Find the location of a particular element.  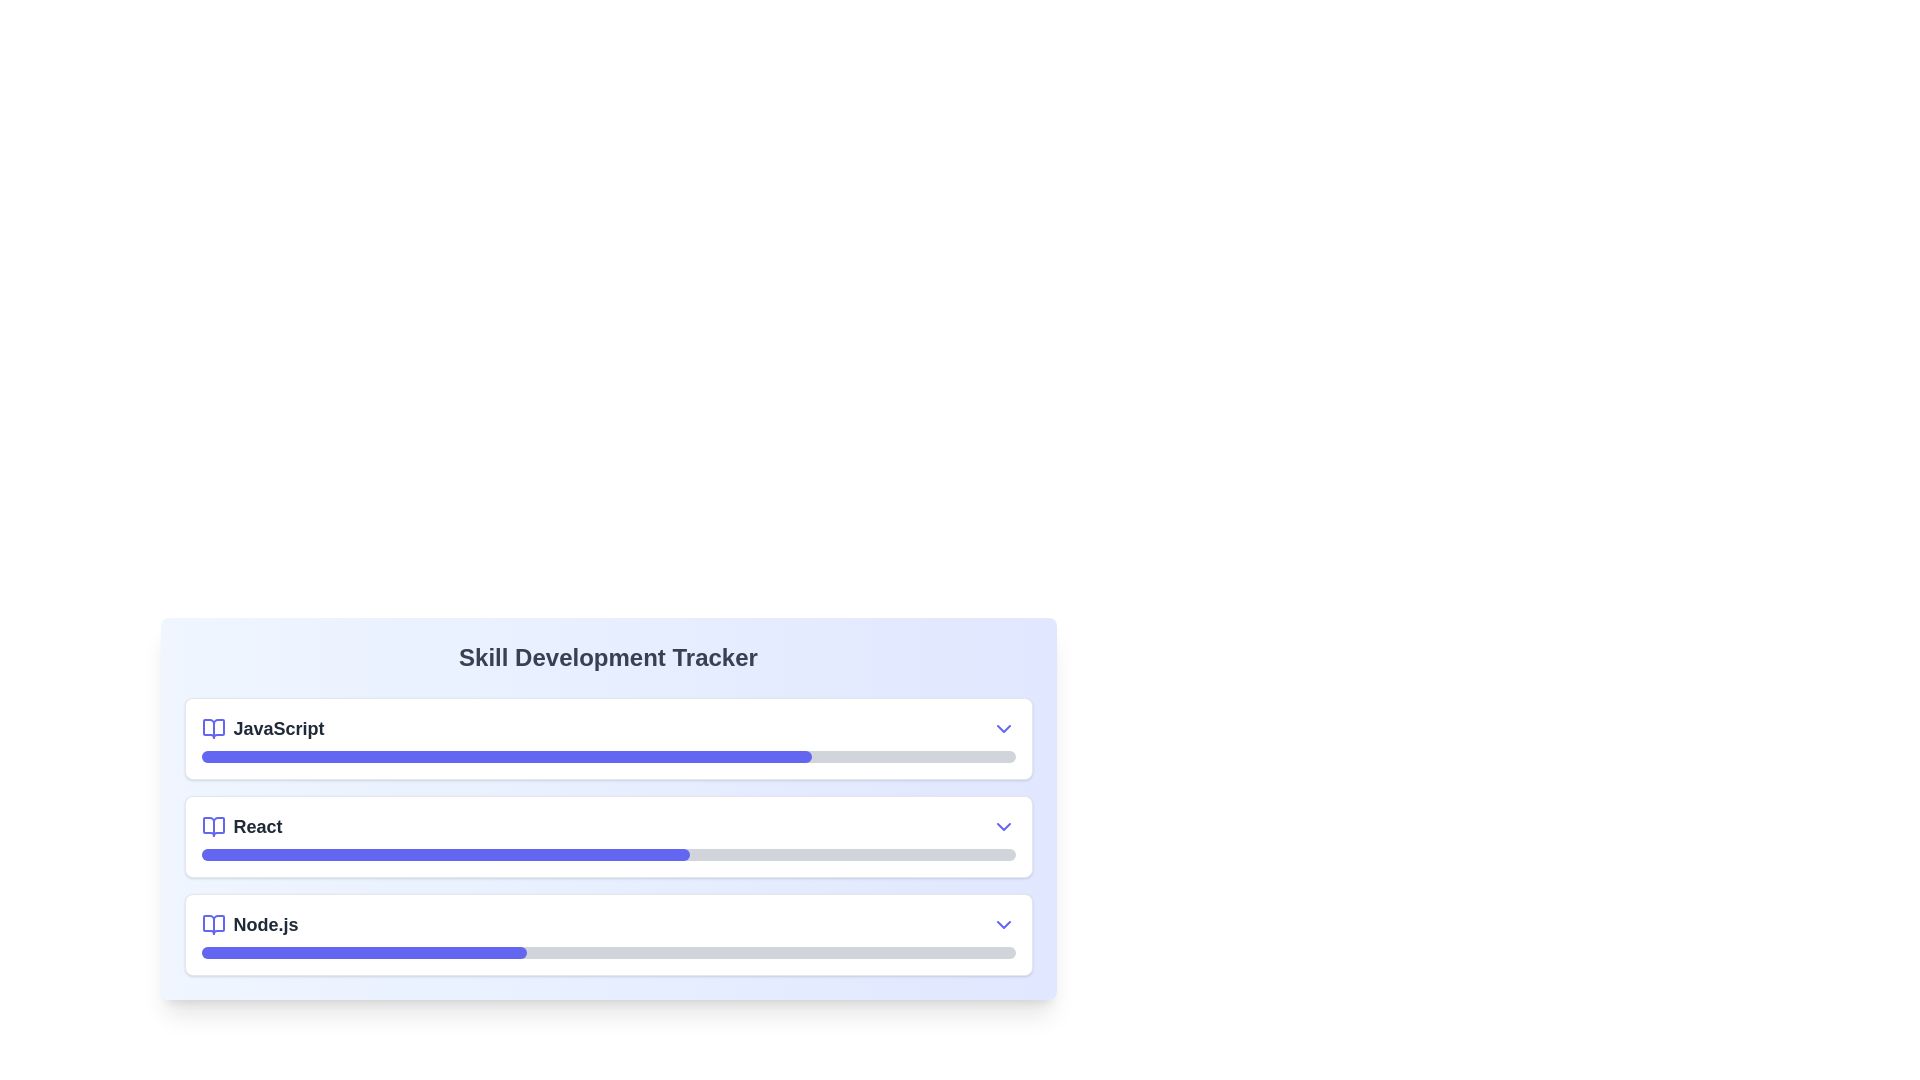

the progress bar indicating the completion level for the 'JavaScript' skill, located below the 'JavaScript' title text in the skill tracker card is located at coordinates (607, 756).